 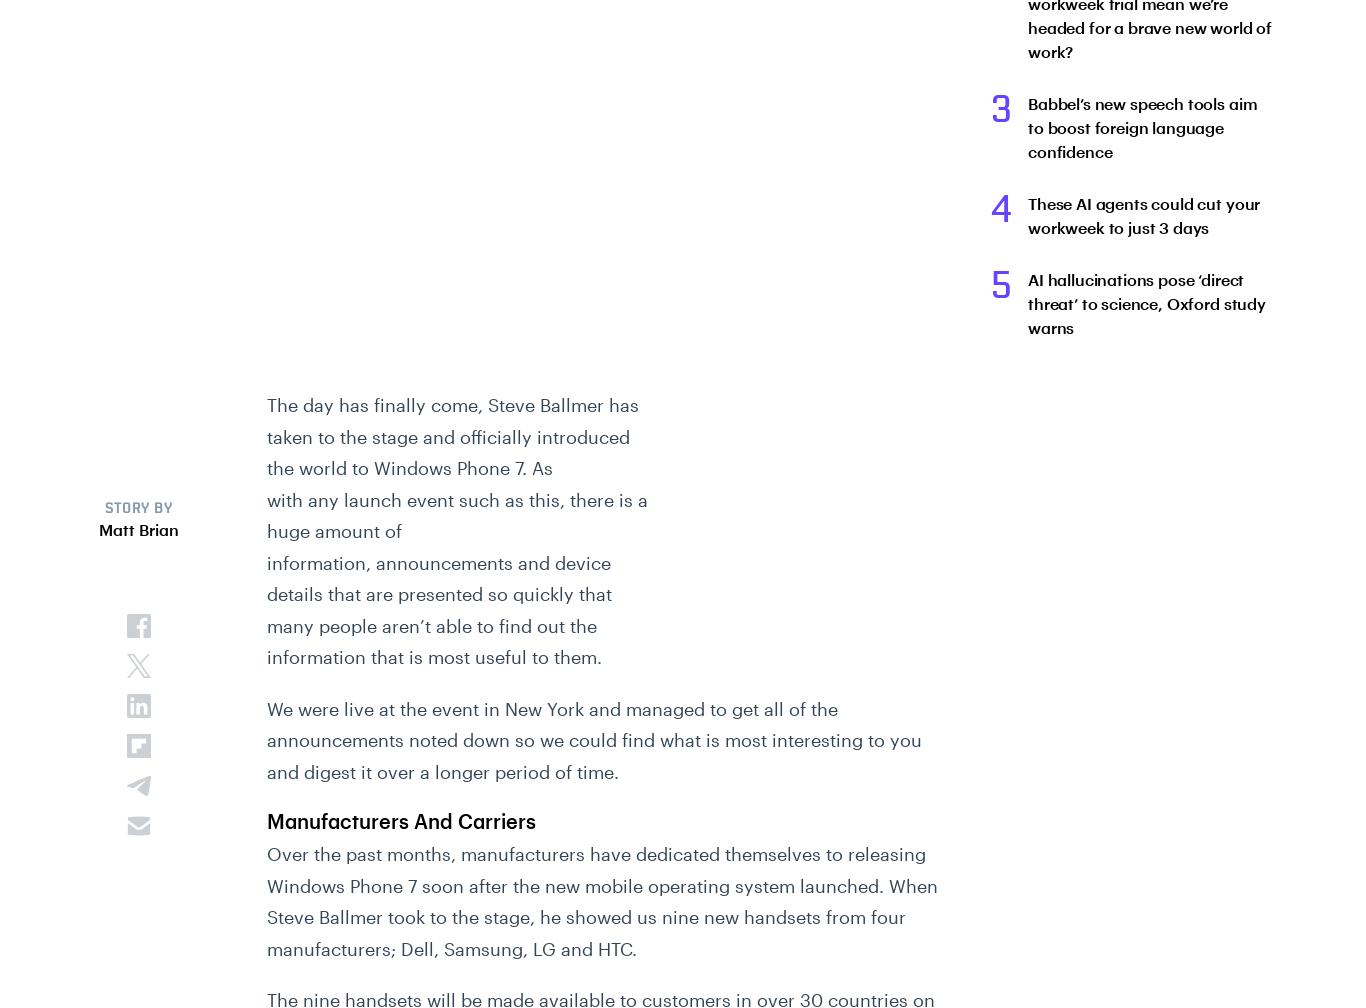 I want to click on '5', so click(x=991, y=286).